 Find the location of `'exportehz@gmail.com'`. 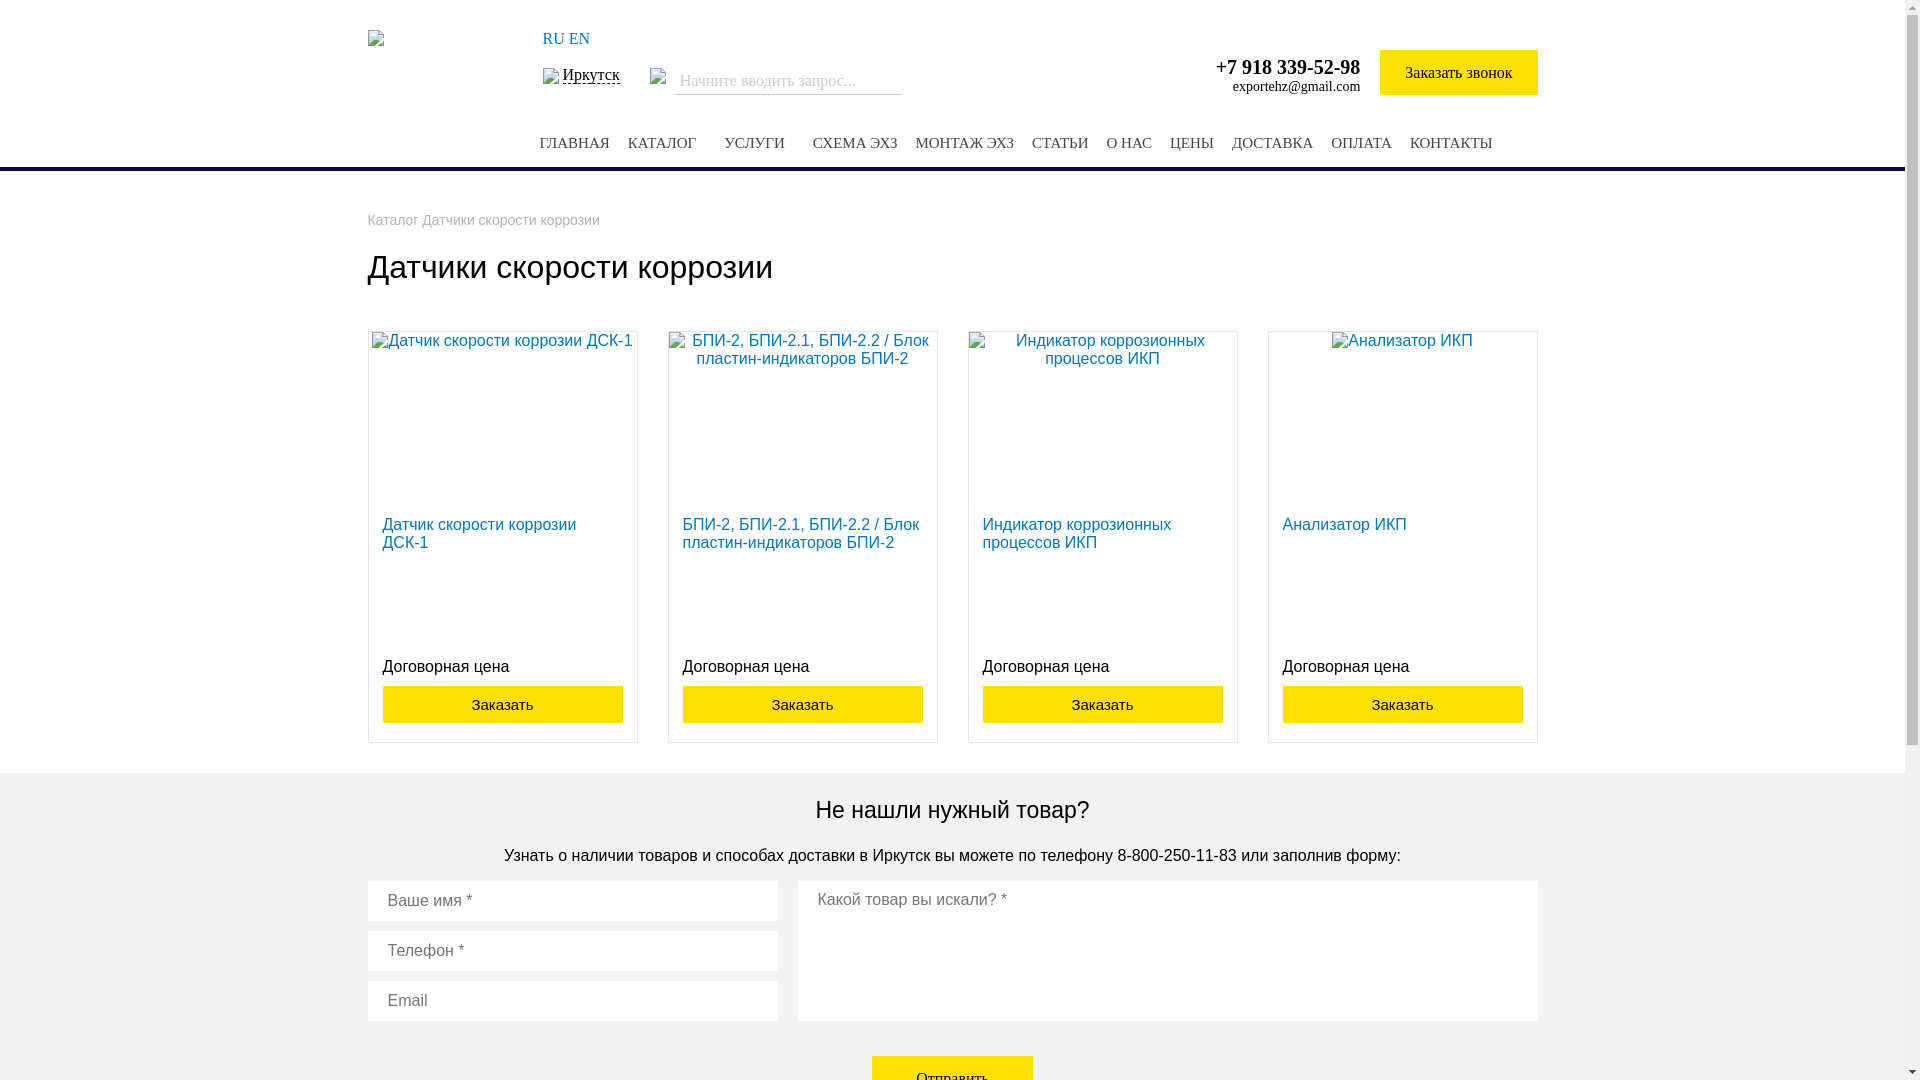

'exportehz@gmail.com' is located at coordinates (1296, 85).